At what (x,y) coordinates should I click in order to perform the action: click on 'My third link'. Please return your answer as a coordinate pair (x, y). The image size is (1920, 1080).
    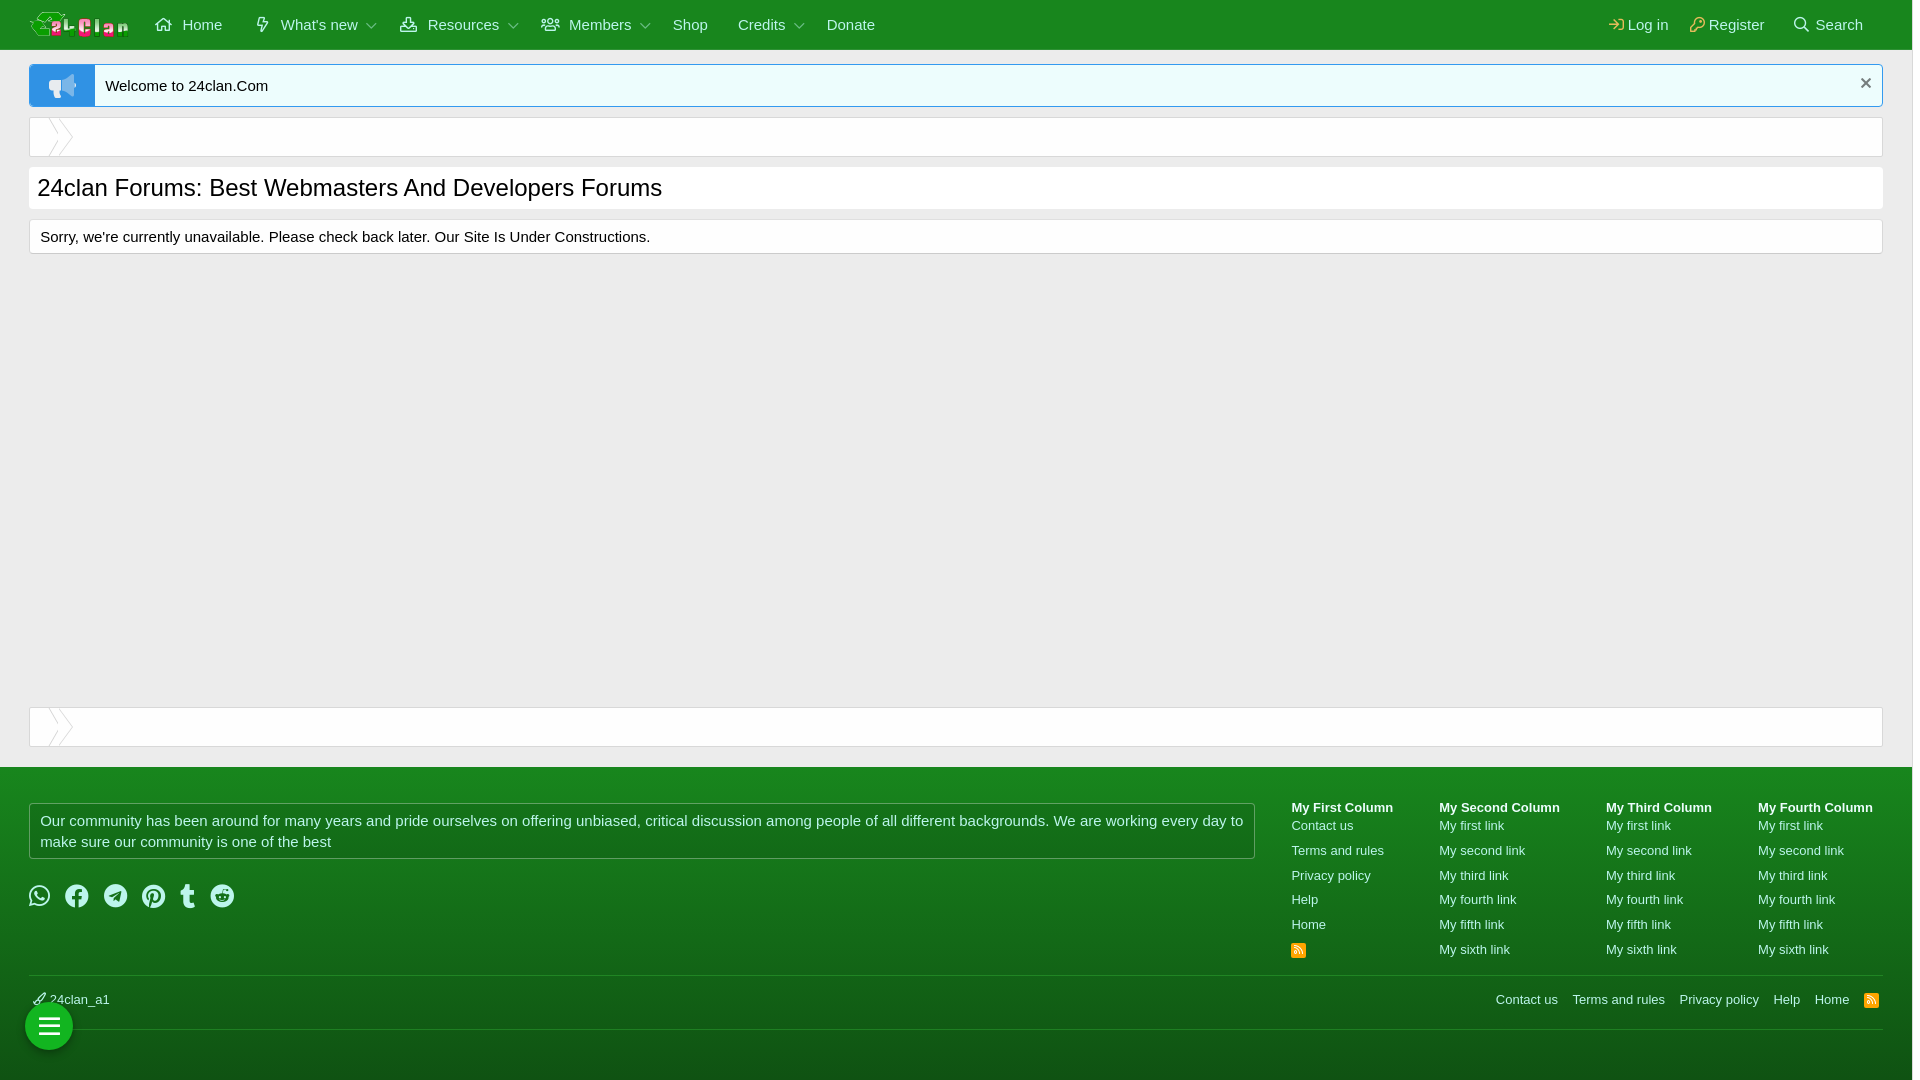
    Looking at the image, I should click on (1640, 874).